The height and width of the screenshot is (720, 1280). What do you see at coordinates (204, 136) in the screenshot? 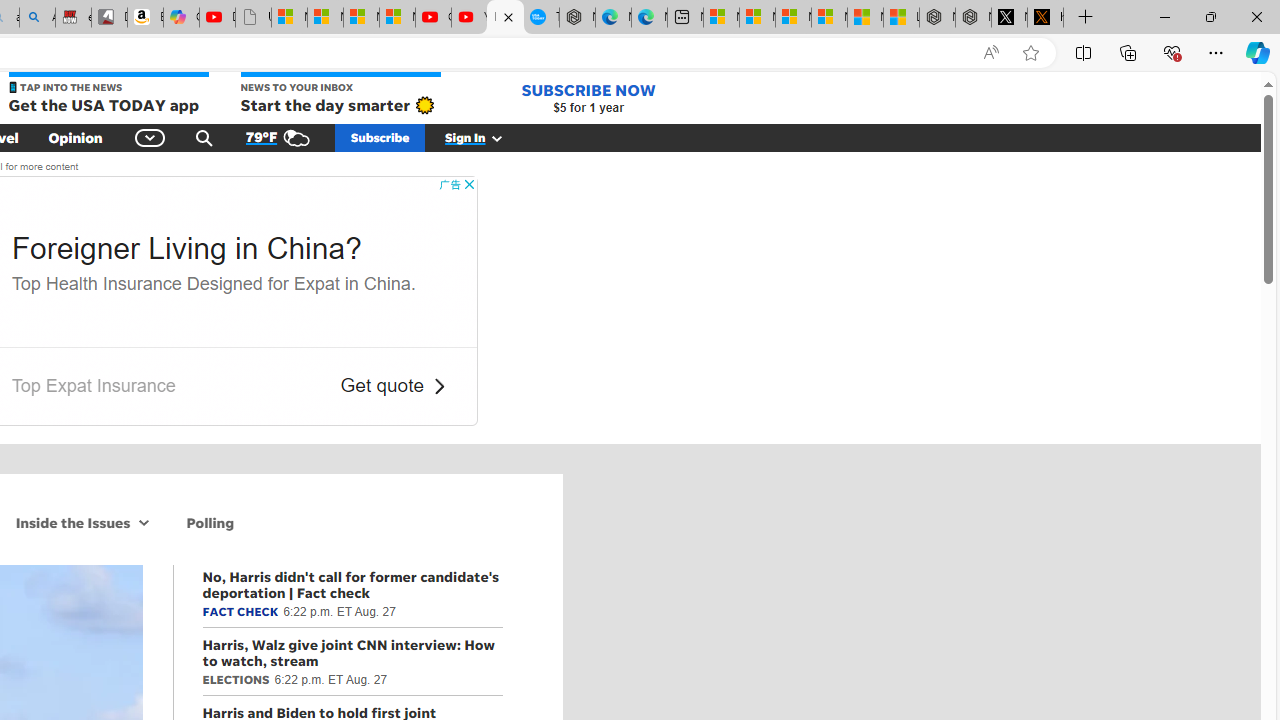
I see `'Class: gnt_n_se_a_svg'` at bounding box center [204, 136].